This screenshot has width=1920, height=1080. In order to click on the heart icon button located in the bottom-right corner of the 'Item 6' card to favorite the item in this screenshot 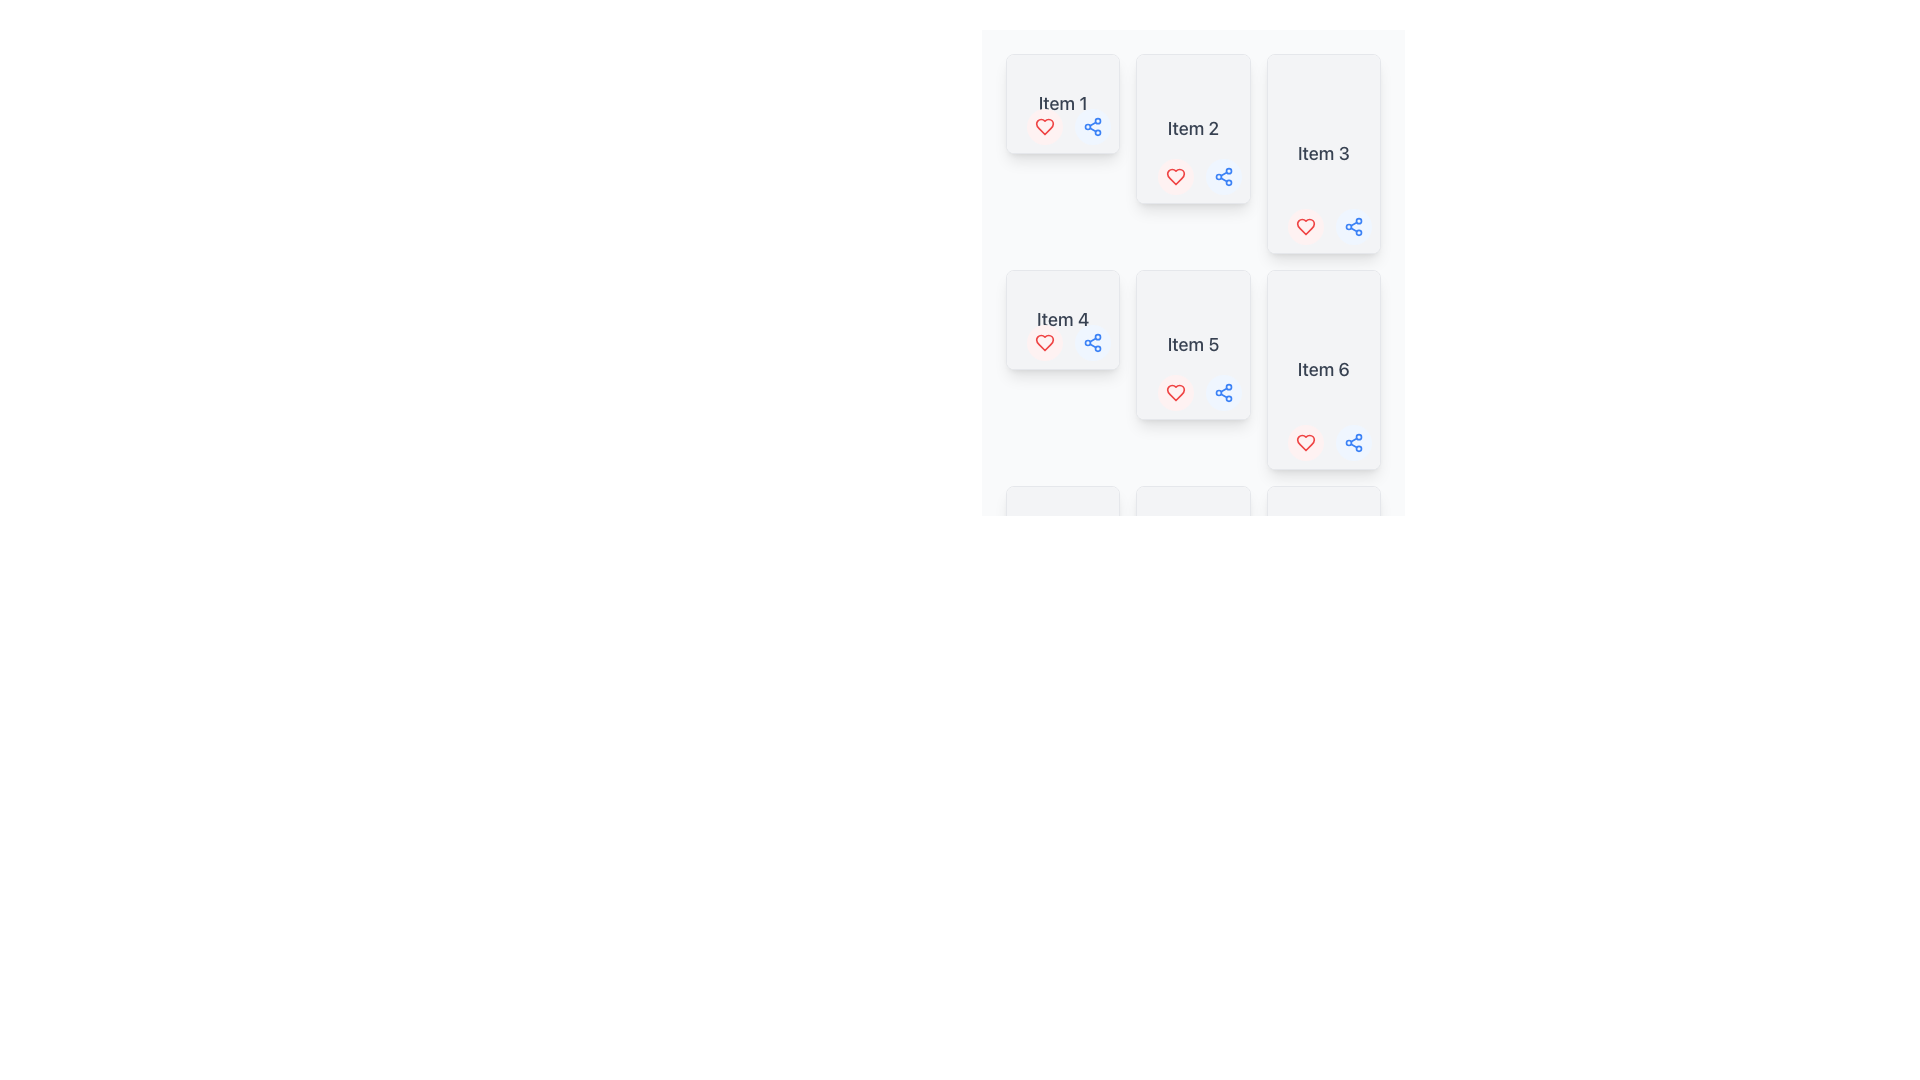, I will do `click(1305, 226)`.